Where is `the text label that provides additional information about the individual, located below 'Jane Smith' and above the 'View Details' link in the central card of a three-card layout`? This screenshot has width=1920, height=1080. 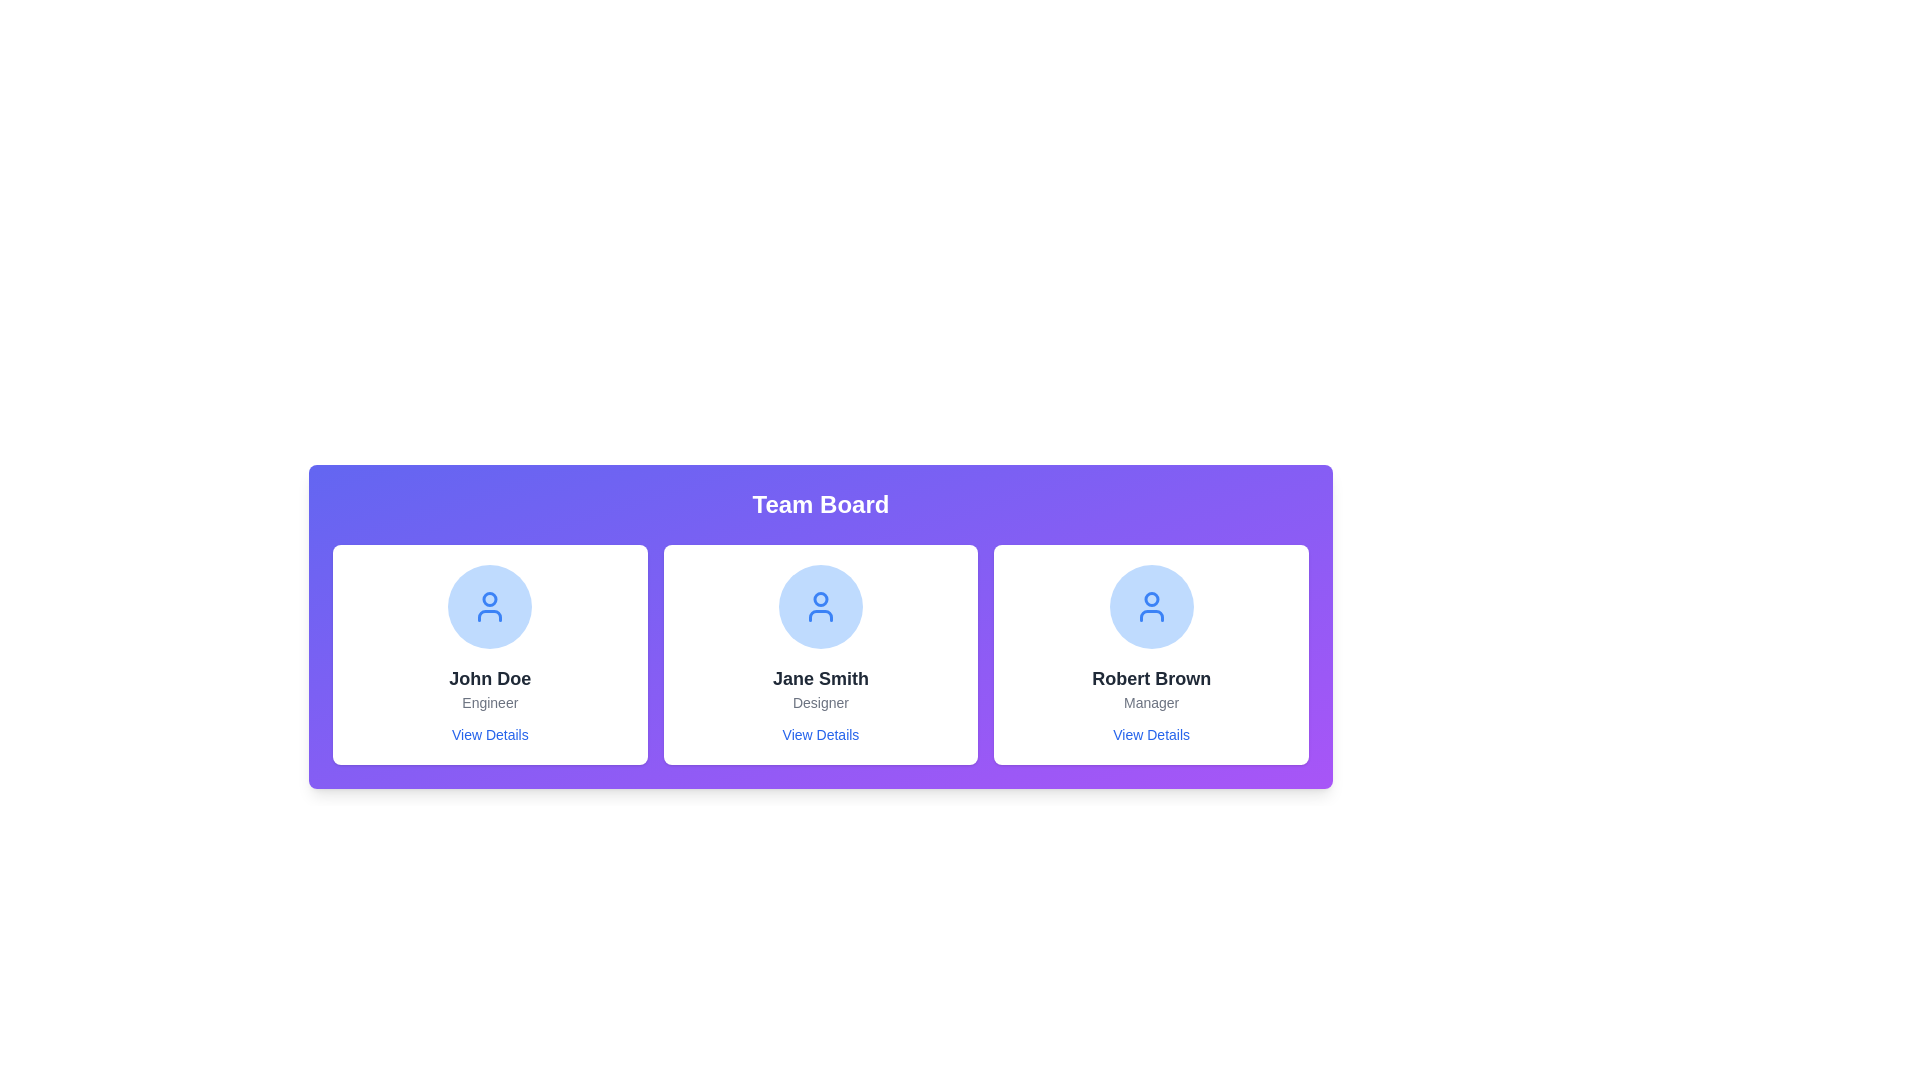 the text label that provides additional information about the individual, located below 'Jane Smith' and above the 'View Details' link in the central card of a three-card layout is located at coordinates (820, 701).